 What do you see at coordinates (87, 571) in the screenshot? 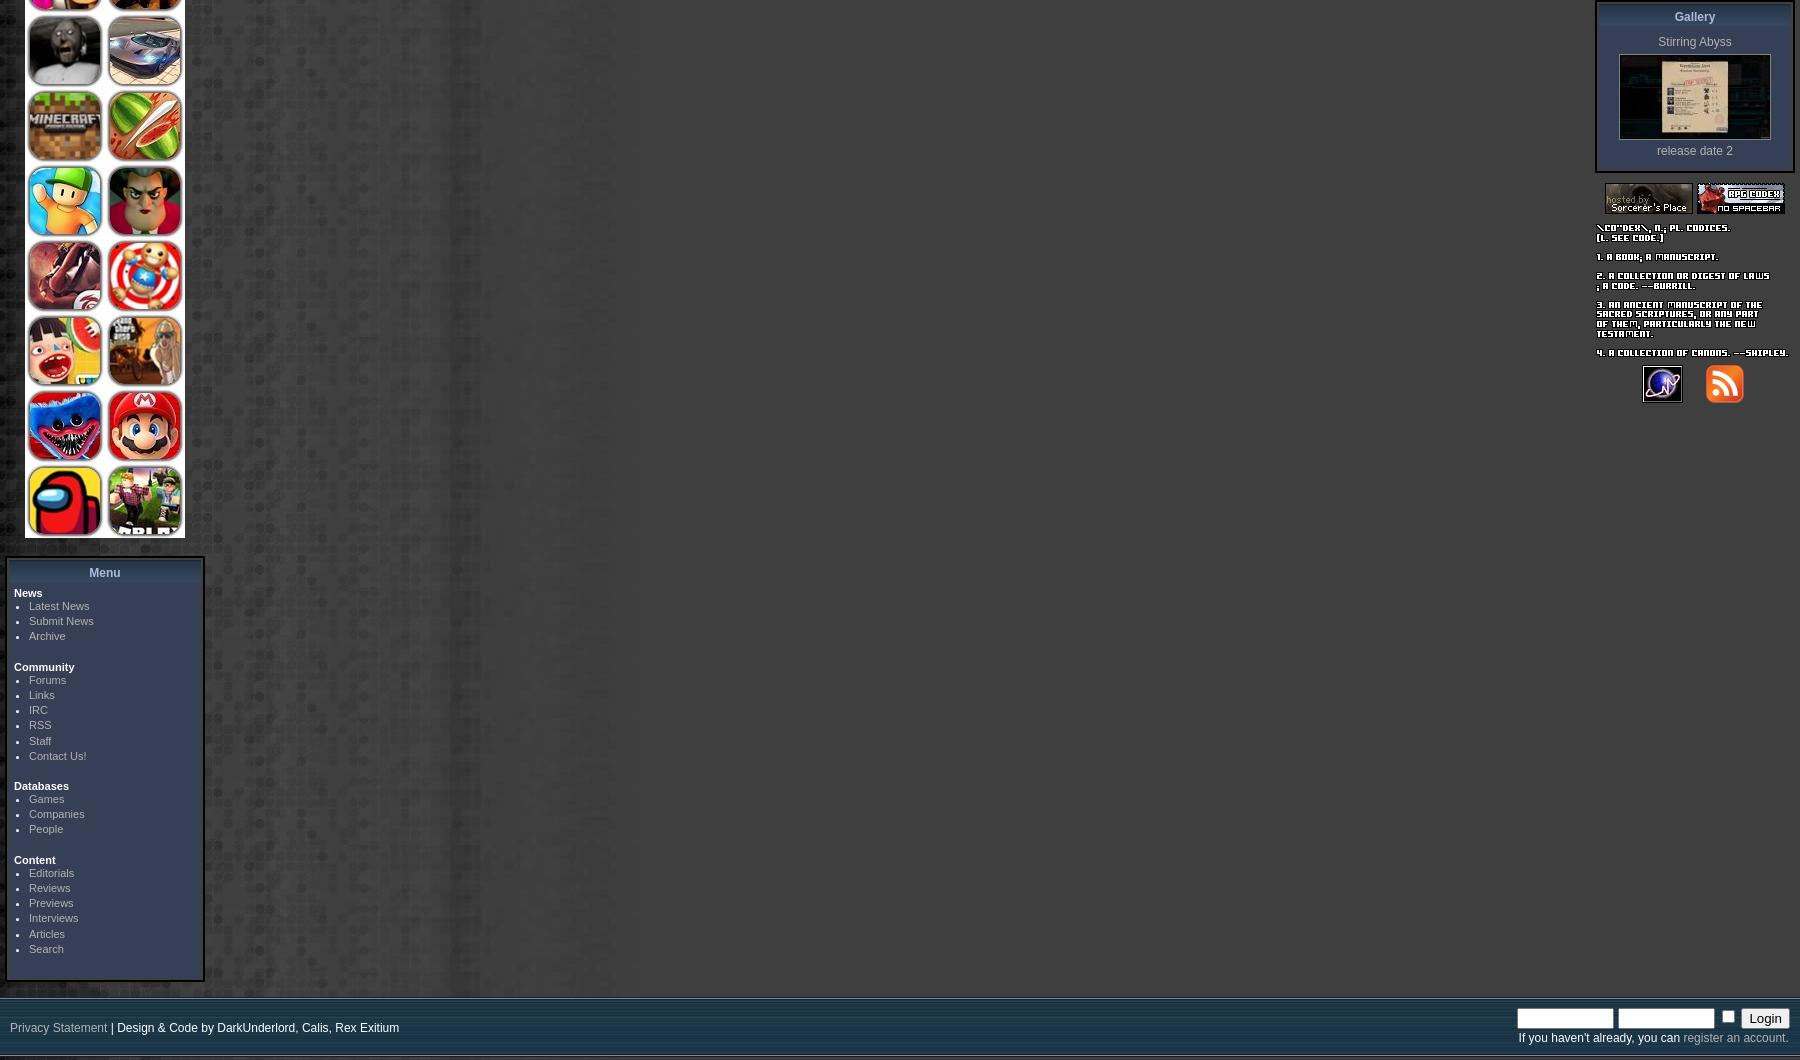
I see `'Menu'` at bounding box center [87, 571].